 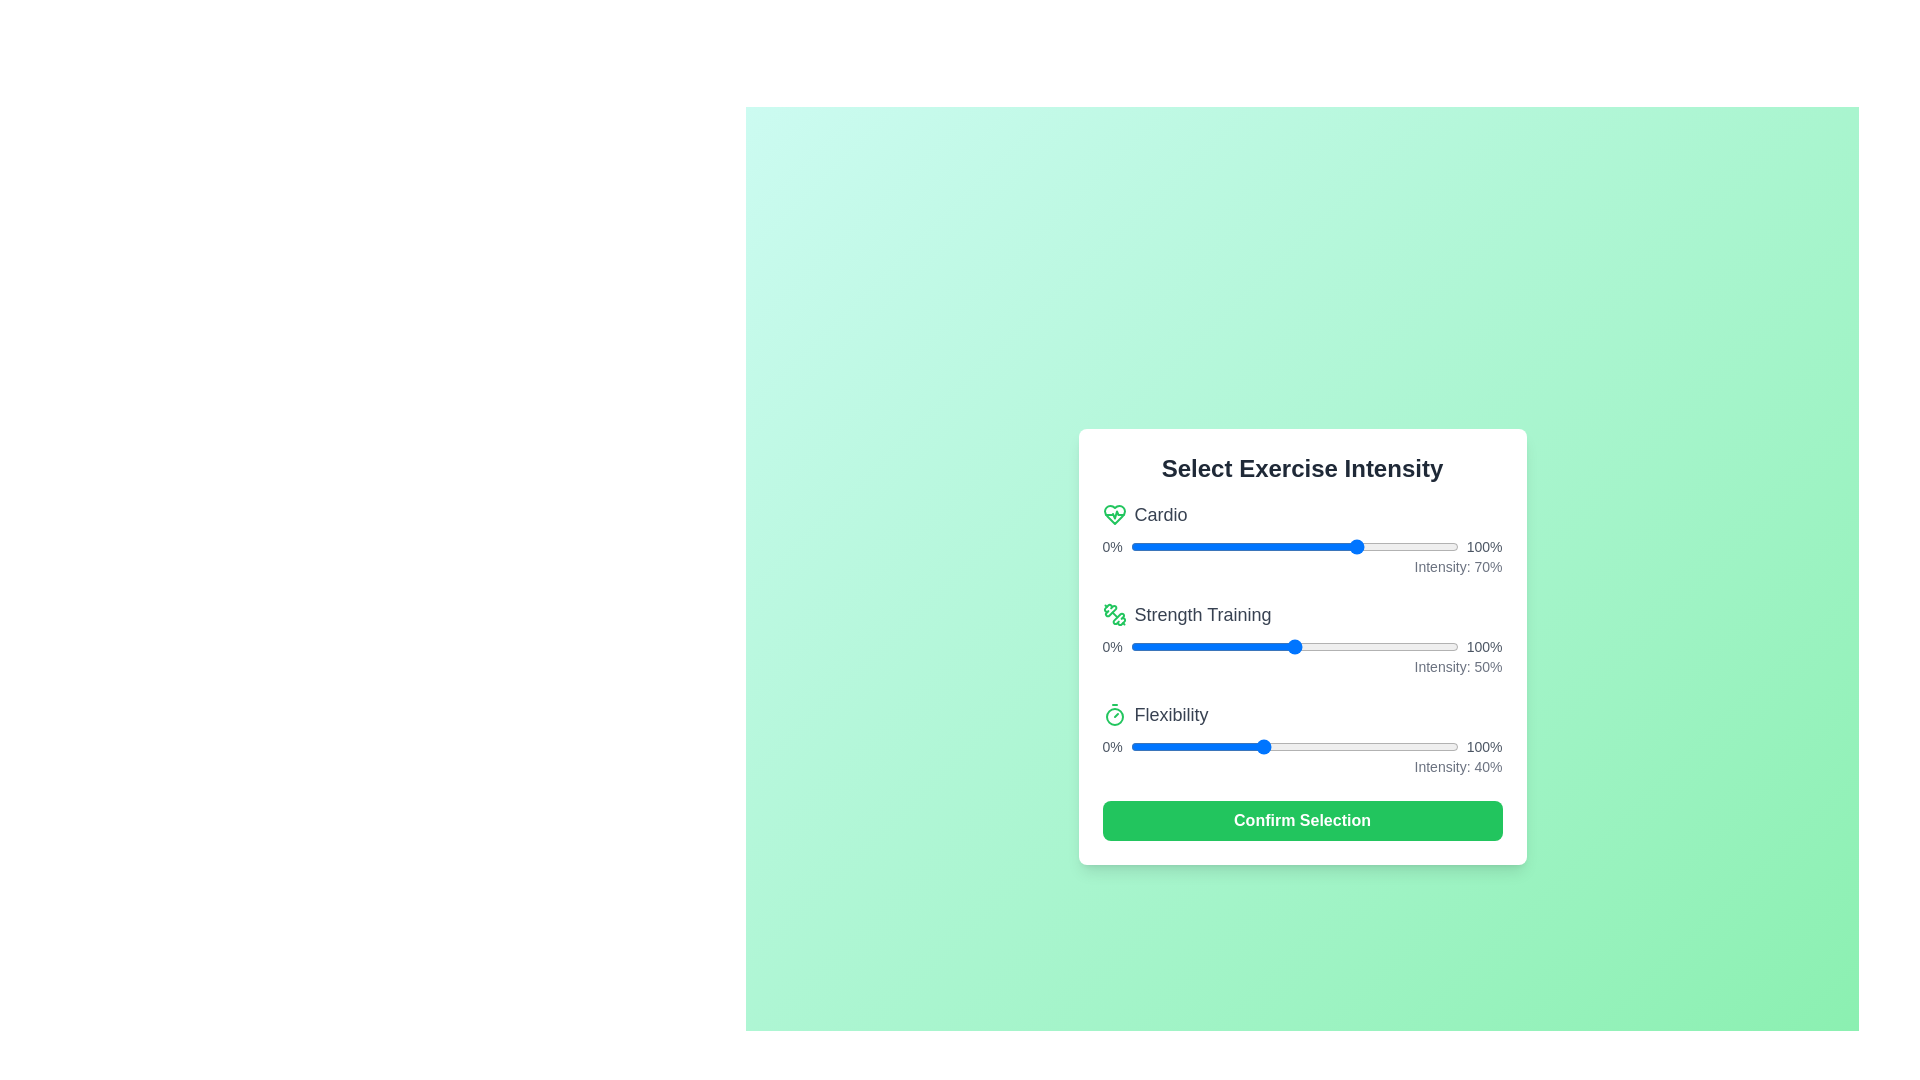 I want to click on the 0 slider to 60%, so click(x=1392, y=547).